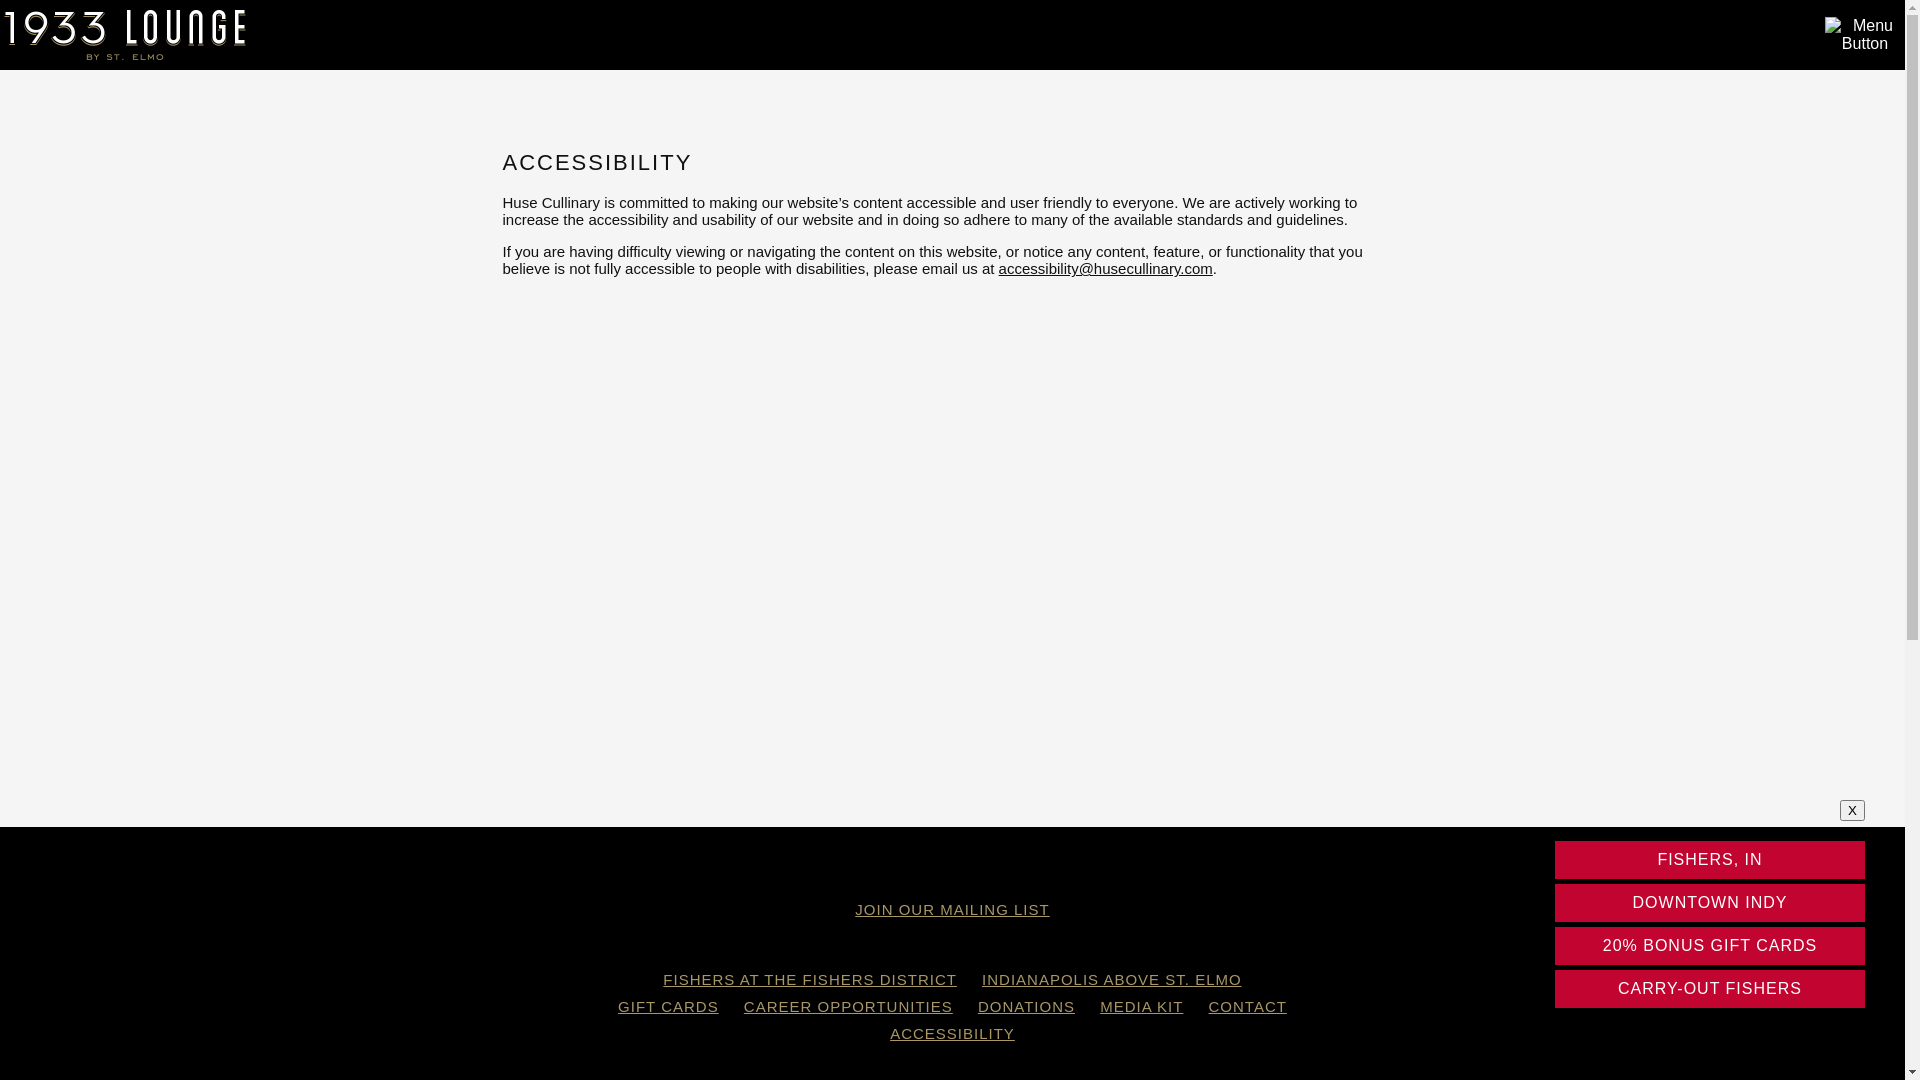  What do you see at coordinates (1708, 859) in the screenshot?
I see `'FISHERS, IN'` at bounding box center [1708, 859].